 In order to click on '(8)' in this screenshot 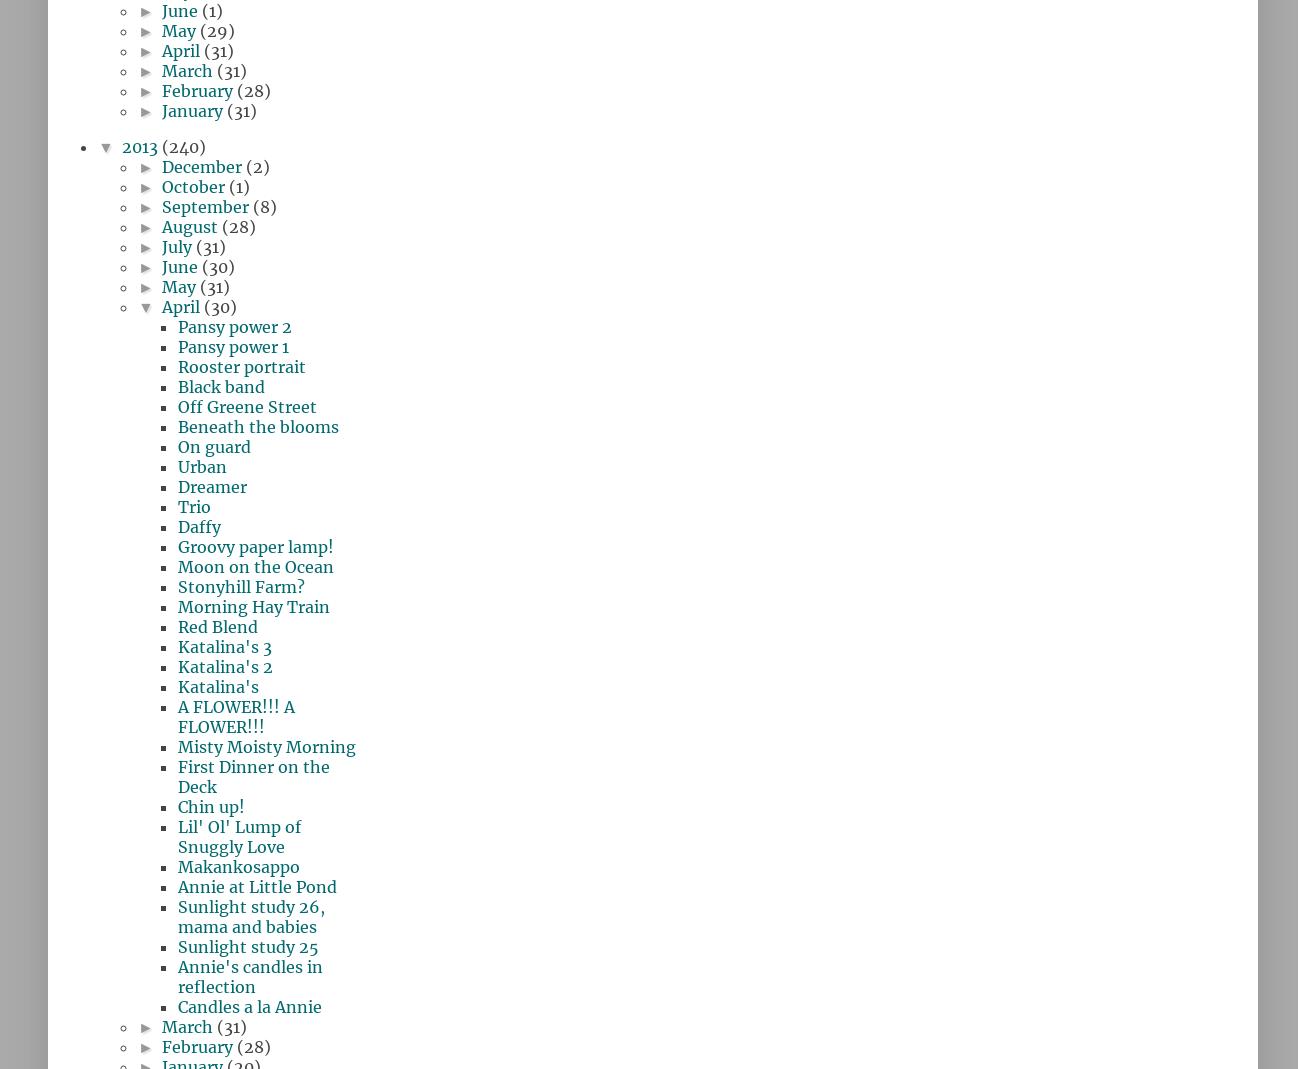, I will do `click(263, 206)`.